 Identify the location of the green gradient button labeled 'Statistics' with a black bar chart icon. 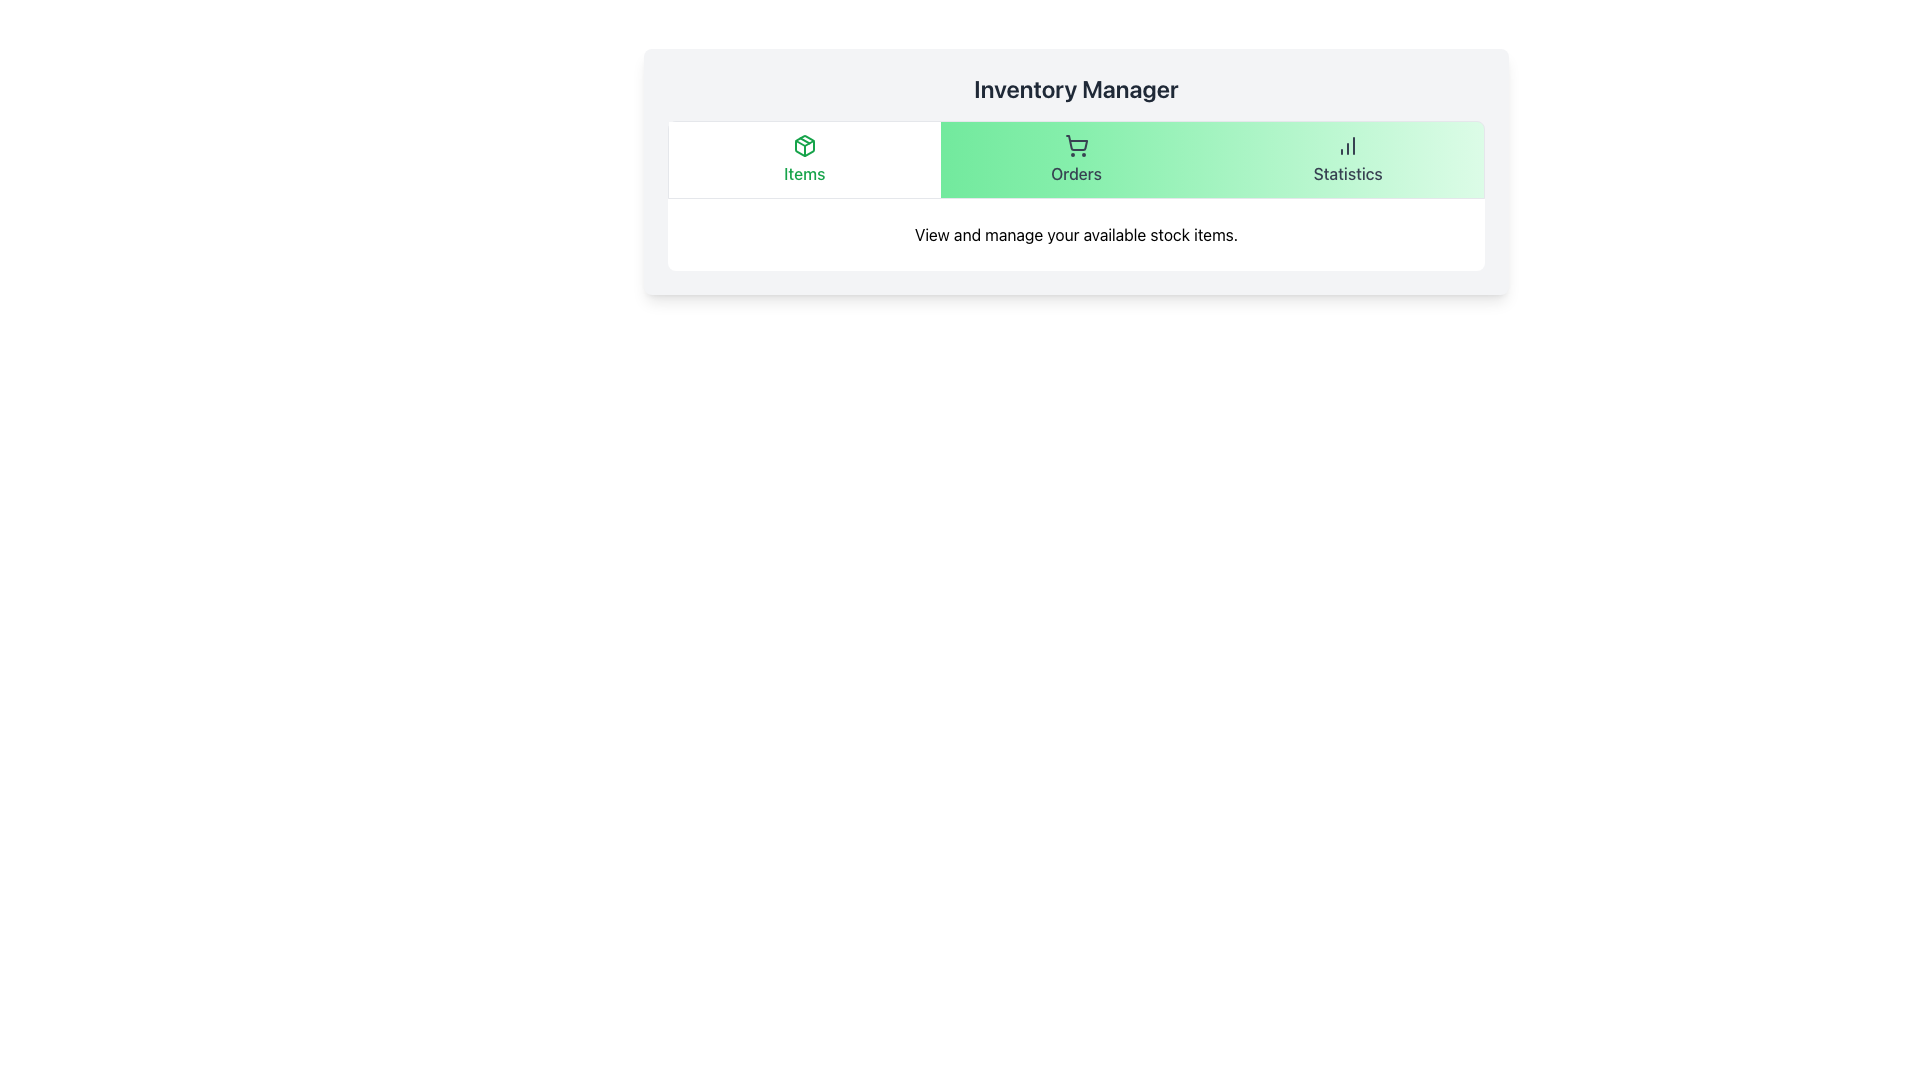
(1348, 158).